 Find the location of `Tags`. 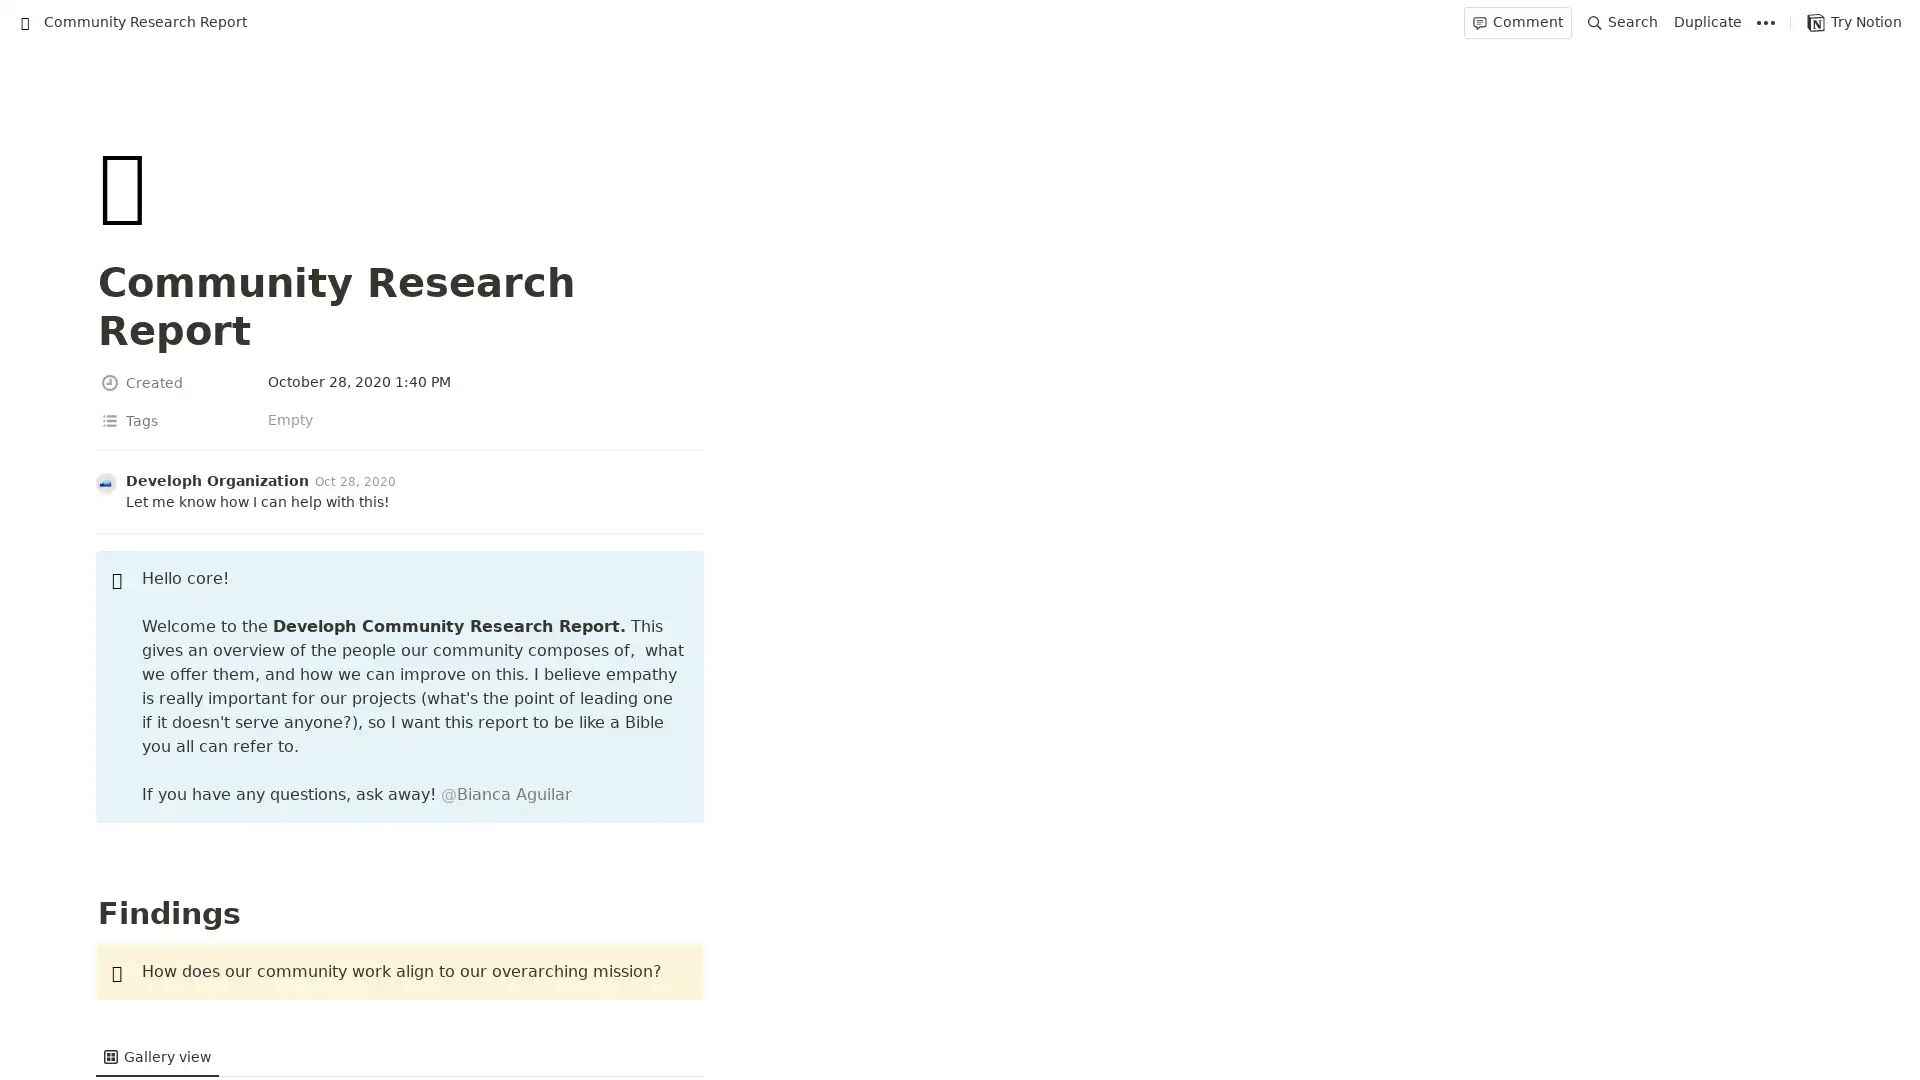

Tags is located at coordinates (176, 373).